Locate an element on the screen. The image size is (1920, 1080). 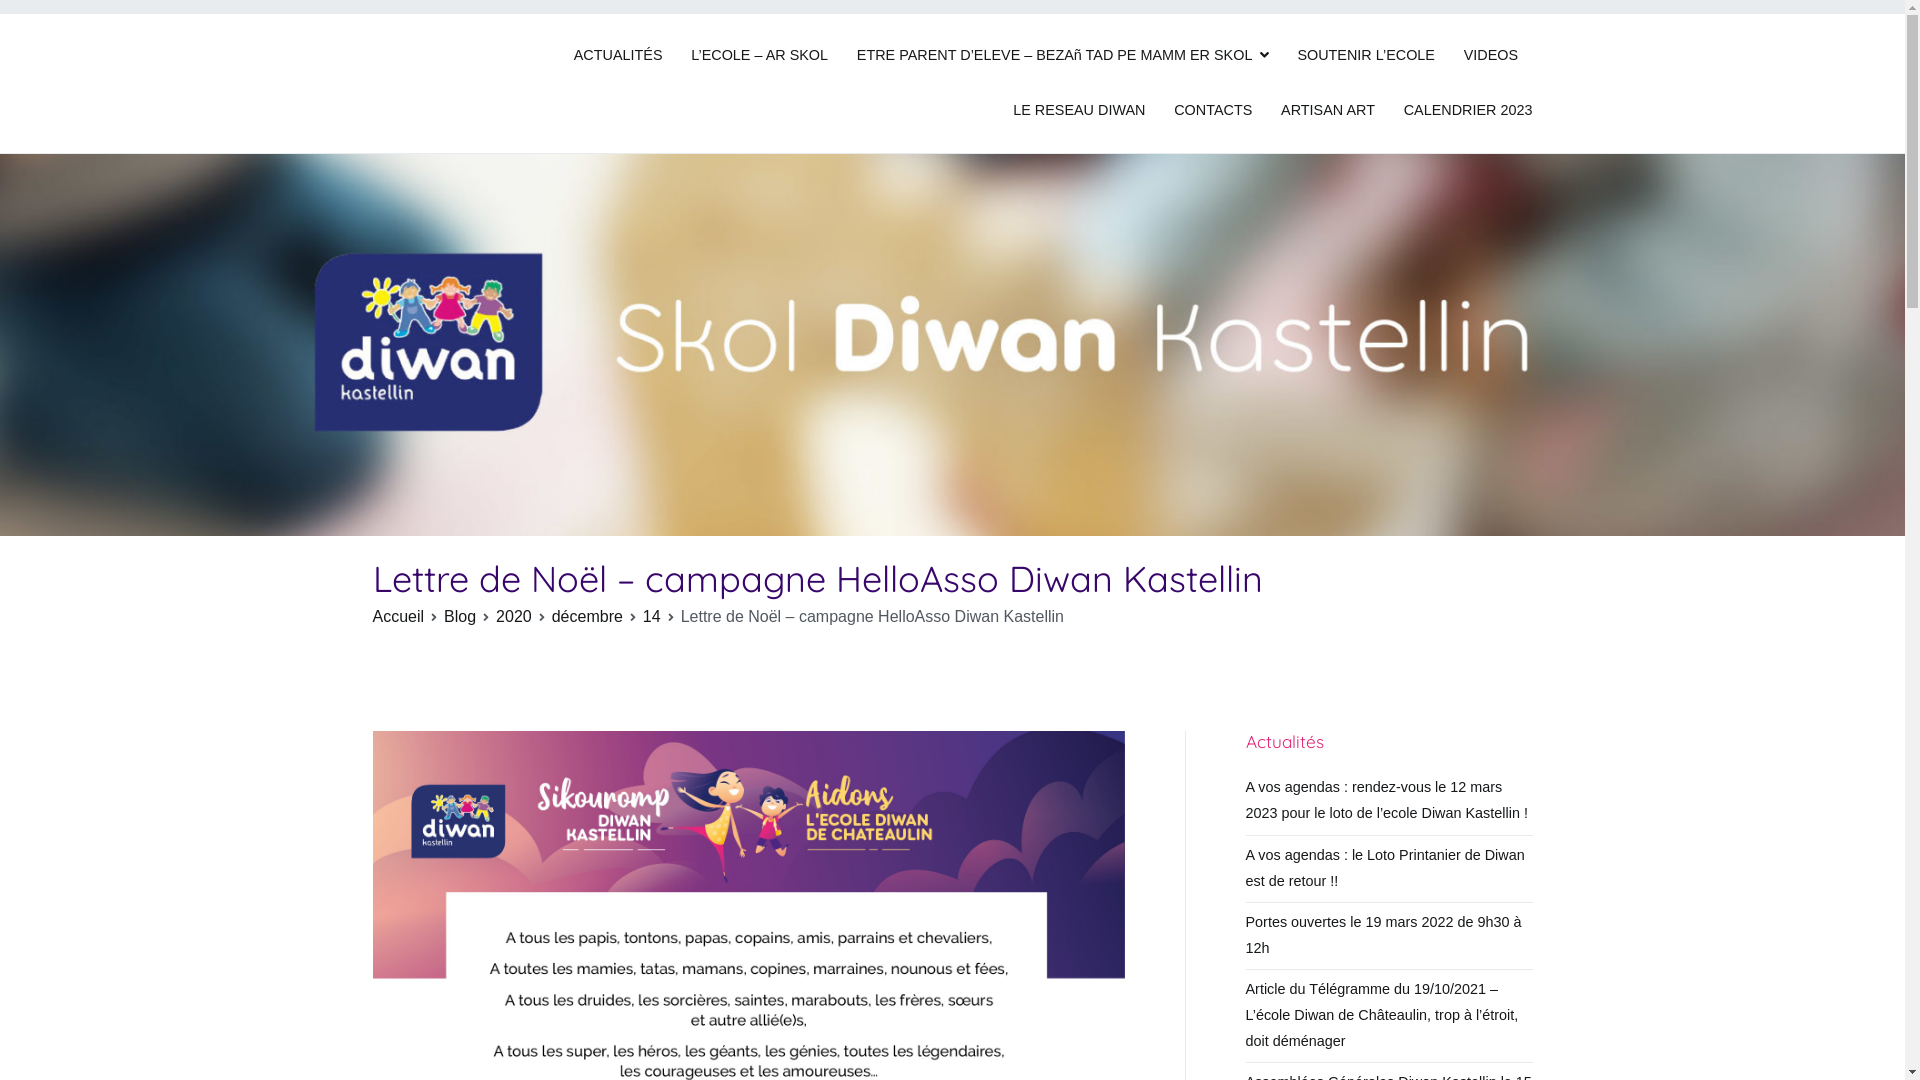
'Accueil' is located at coordinates (372, 615).